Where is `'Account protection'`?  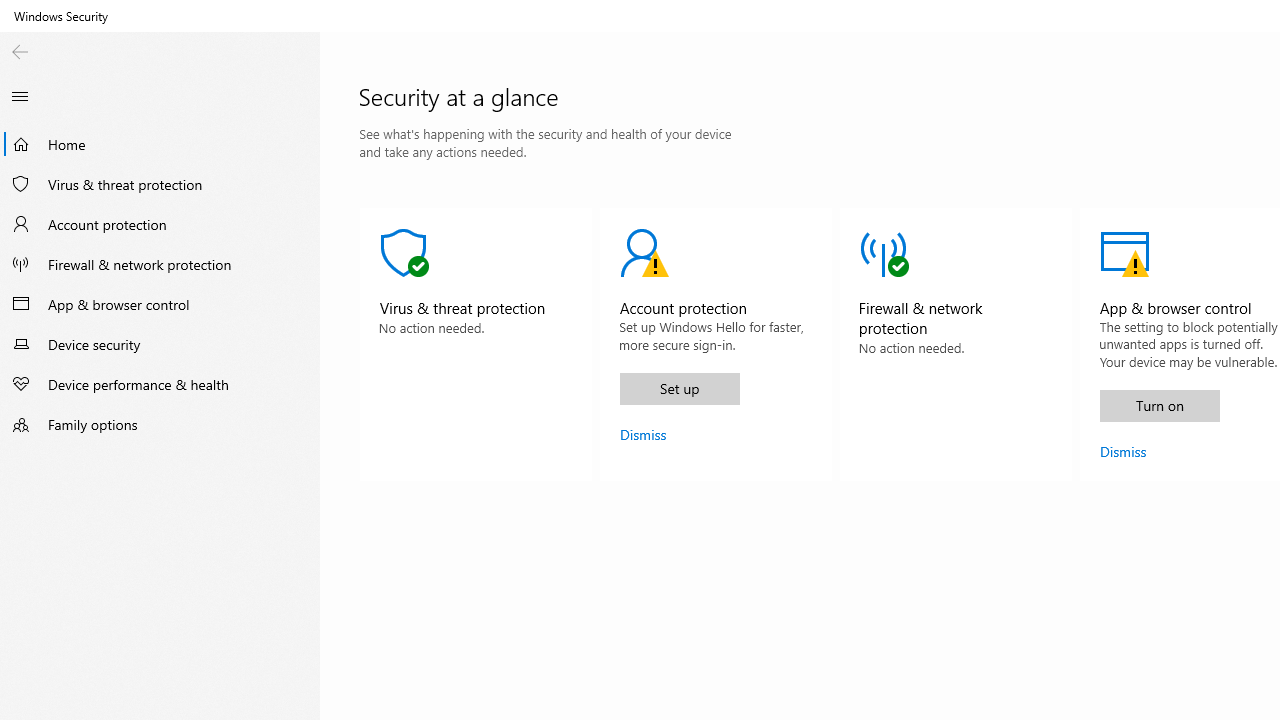 'Account protection' is located at coordinates (160, 223).